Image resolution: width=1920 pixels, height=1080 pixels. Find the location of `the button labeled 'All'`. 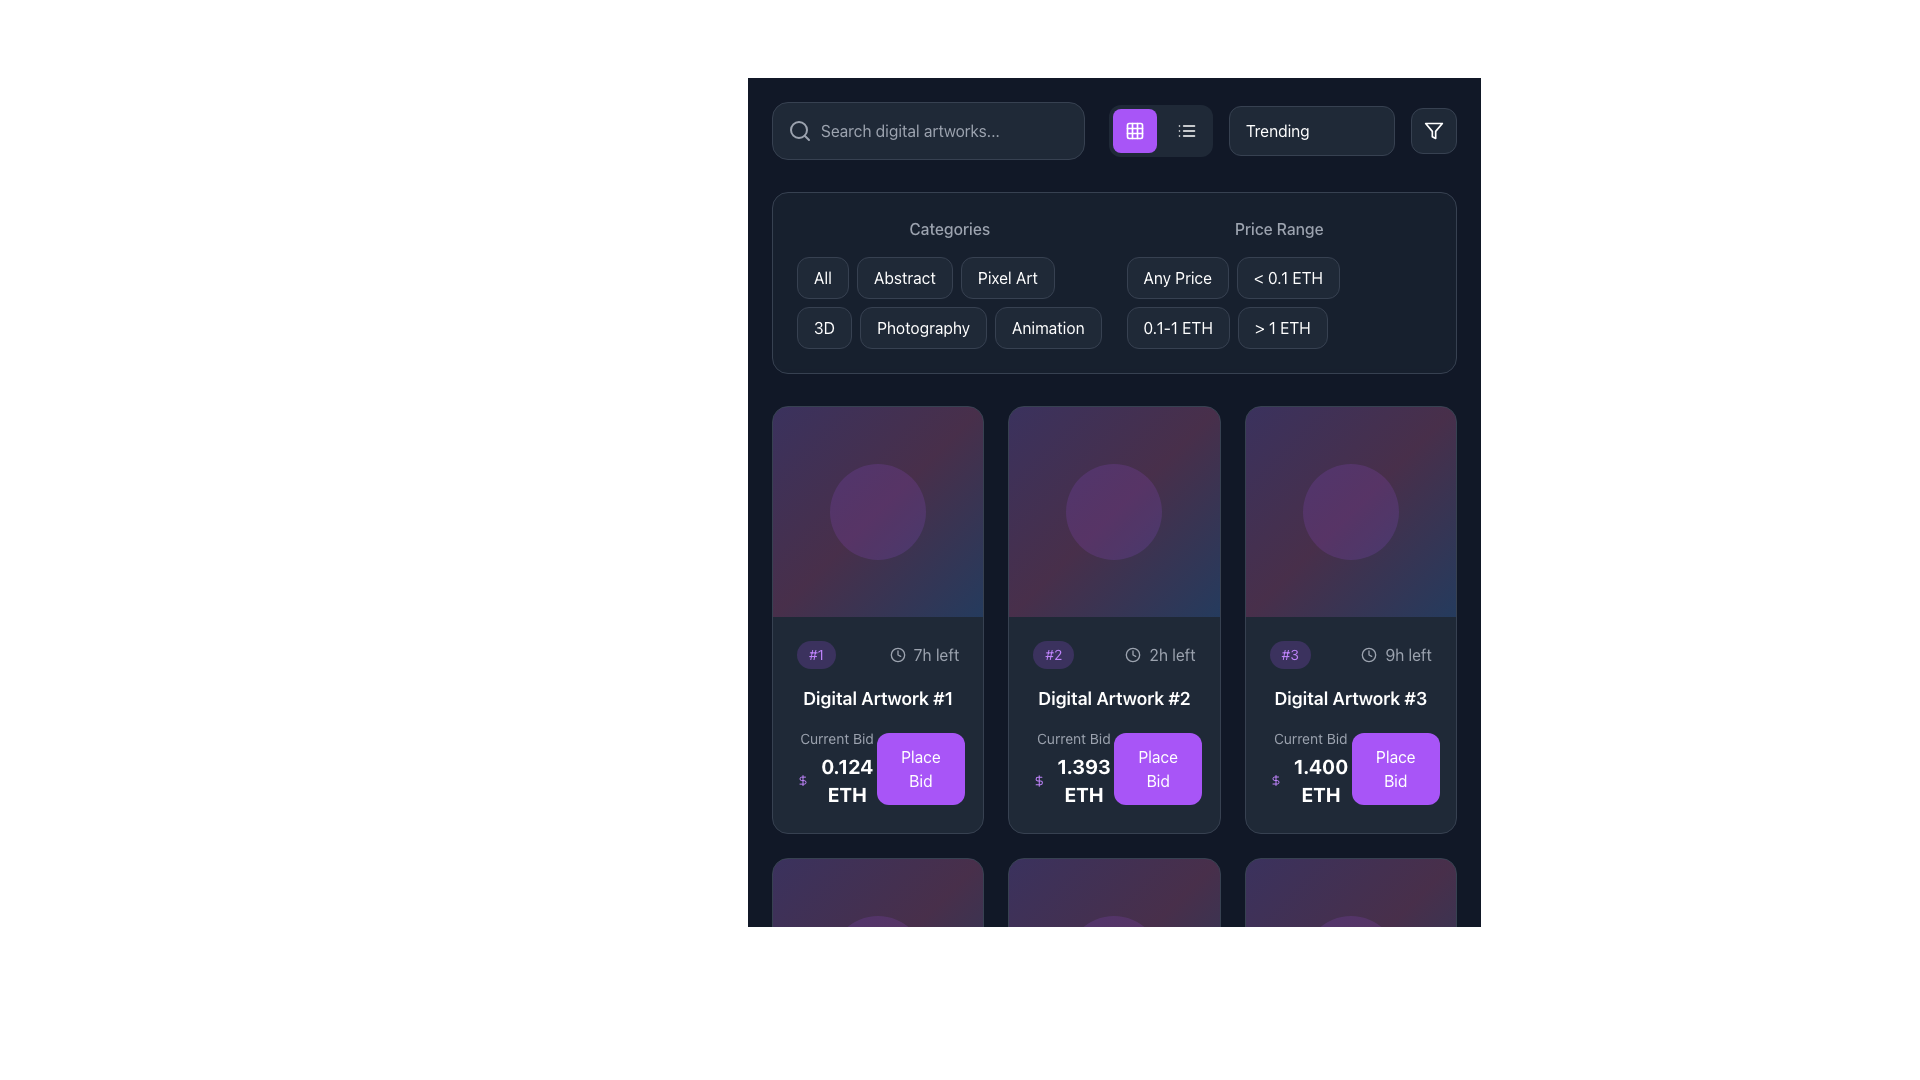

the button labeled 'All' is located at coordinates (822, 277).